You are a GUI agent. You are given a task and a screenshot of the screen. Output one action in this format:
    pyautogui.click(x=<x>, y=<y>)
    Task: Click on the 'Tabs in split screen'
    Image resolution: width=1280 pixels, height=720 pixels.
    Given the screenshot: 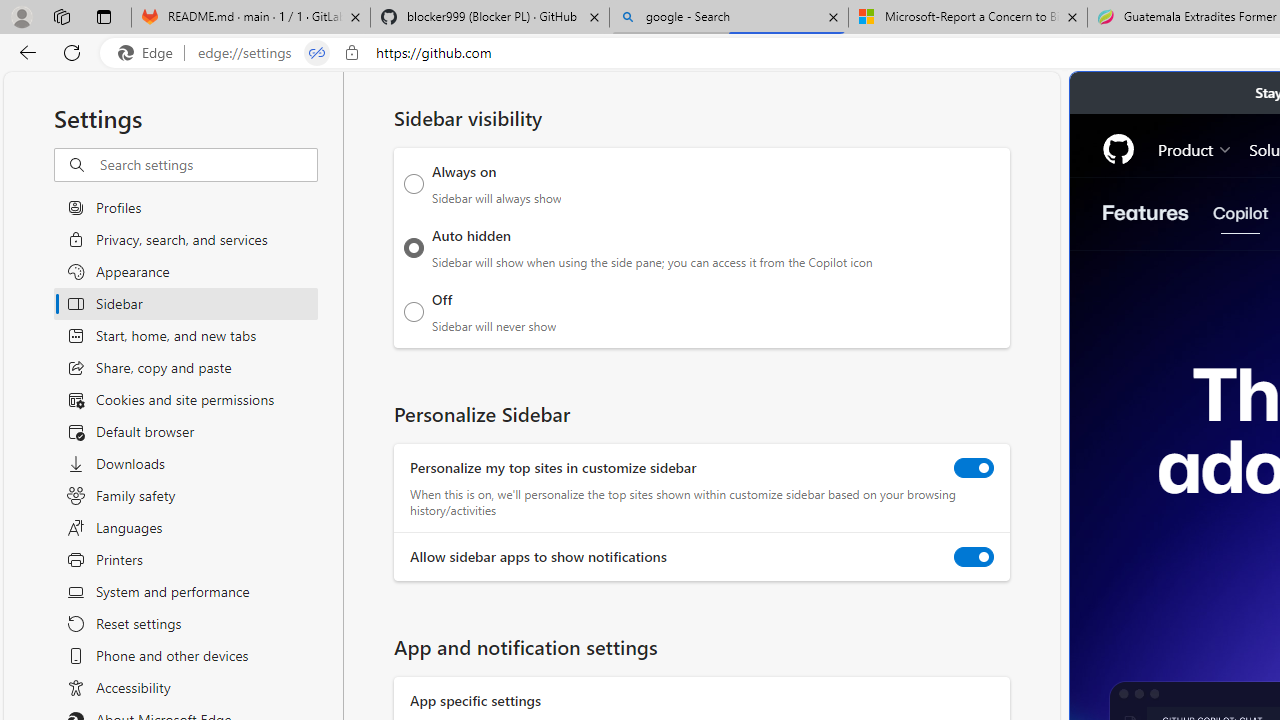 What is the action you would take?
    pyautogui.click(x=316, y=52)
    